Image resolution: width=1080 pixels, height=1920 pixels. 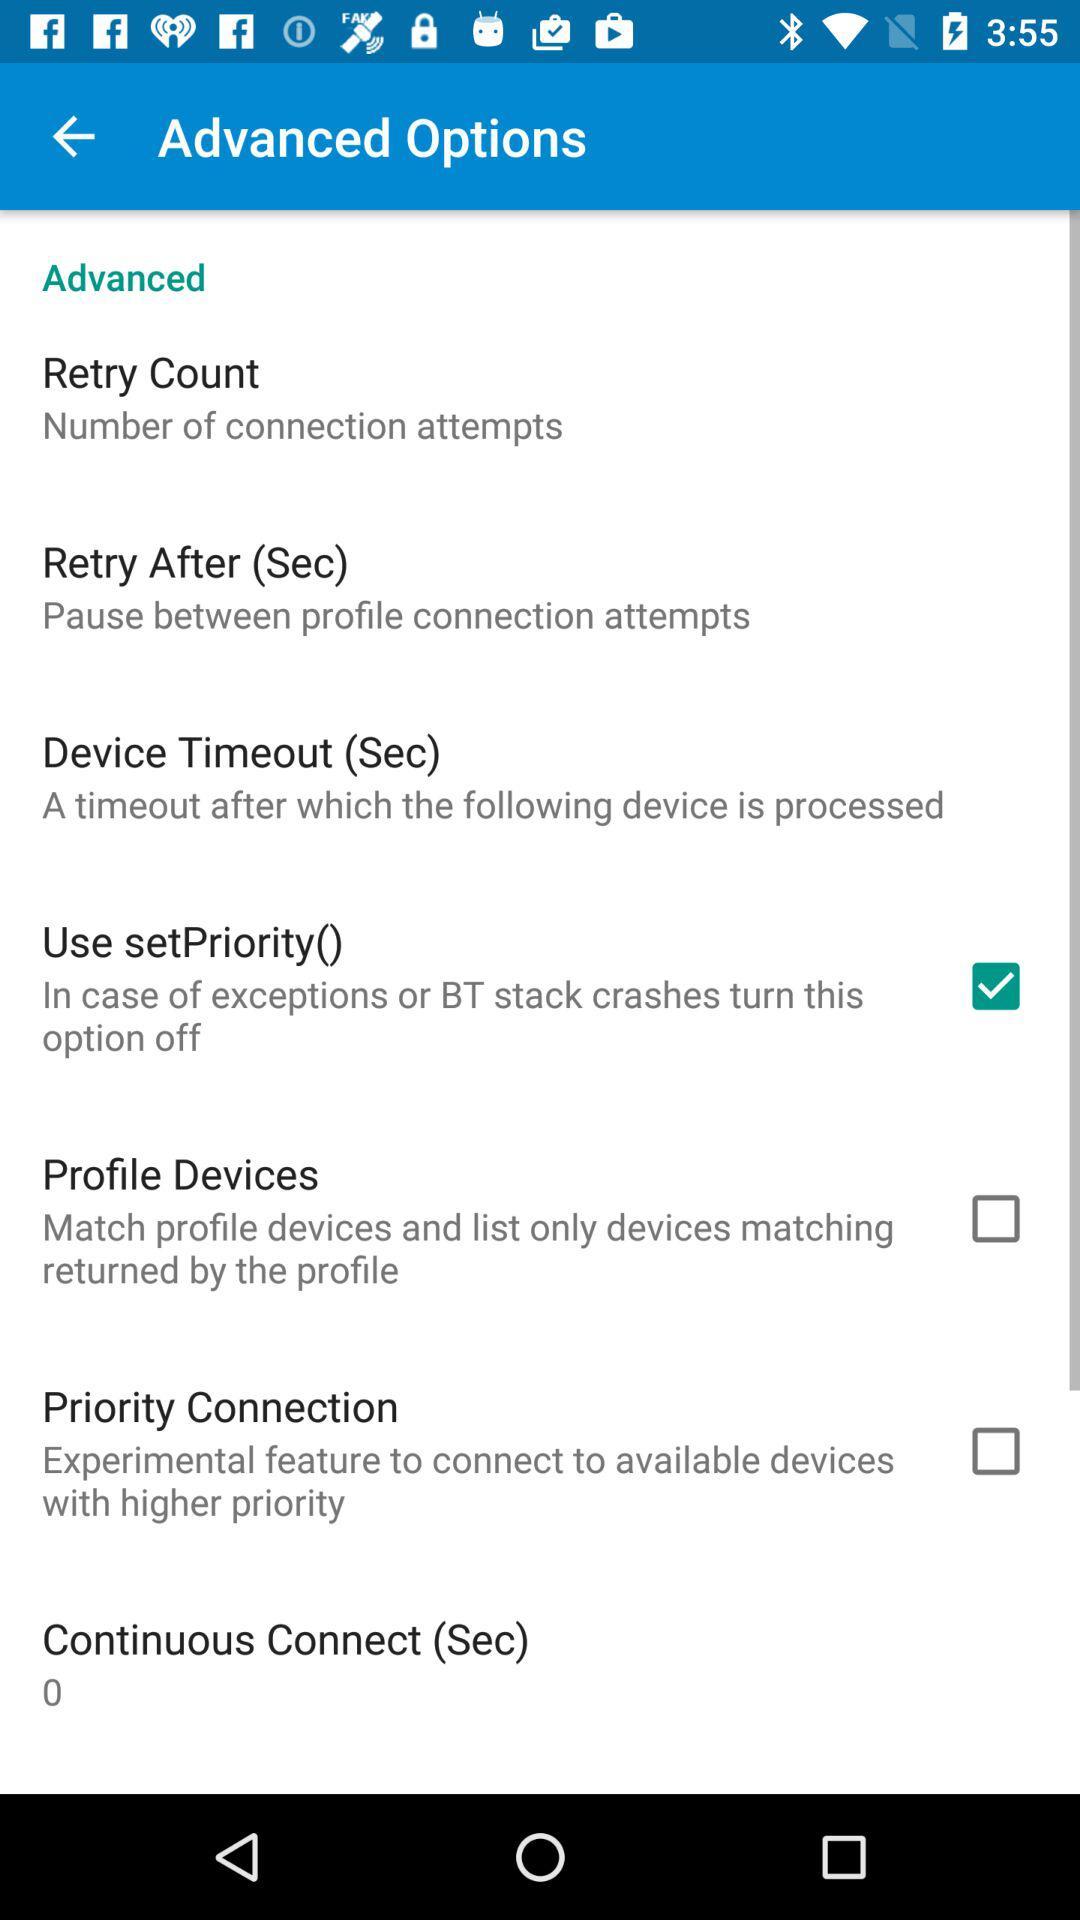 I want to click on item next to the advanced options item, so click(x=72, y=135).